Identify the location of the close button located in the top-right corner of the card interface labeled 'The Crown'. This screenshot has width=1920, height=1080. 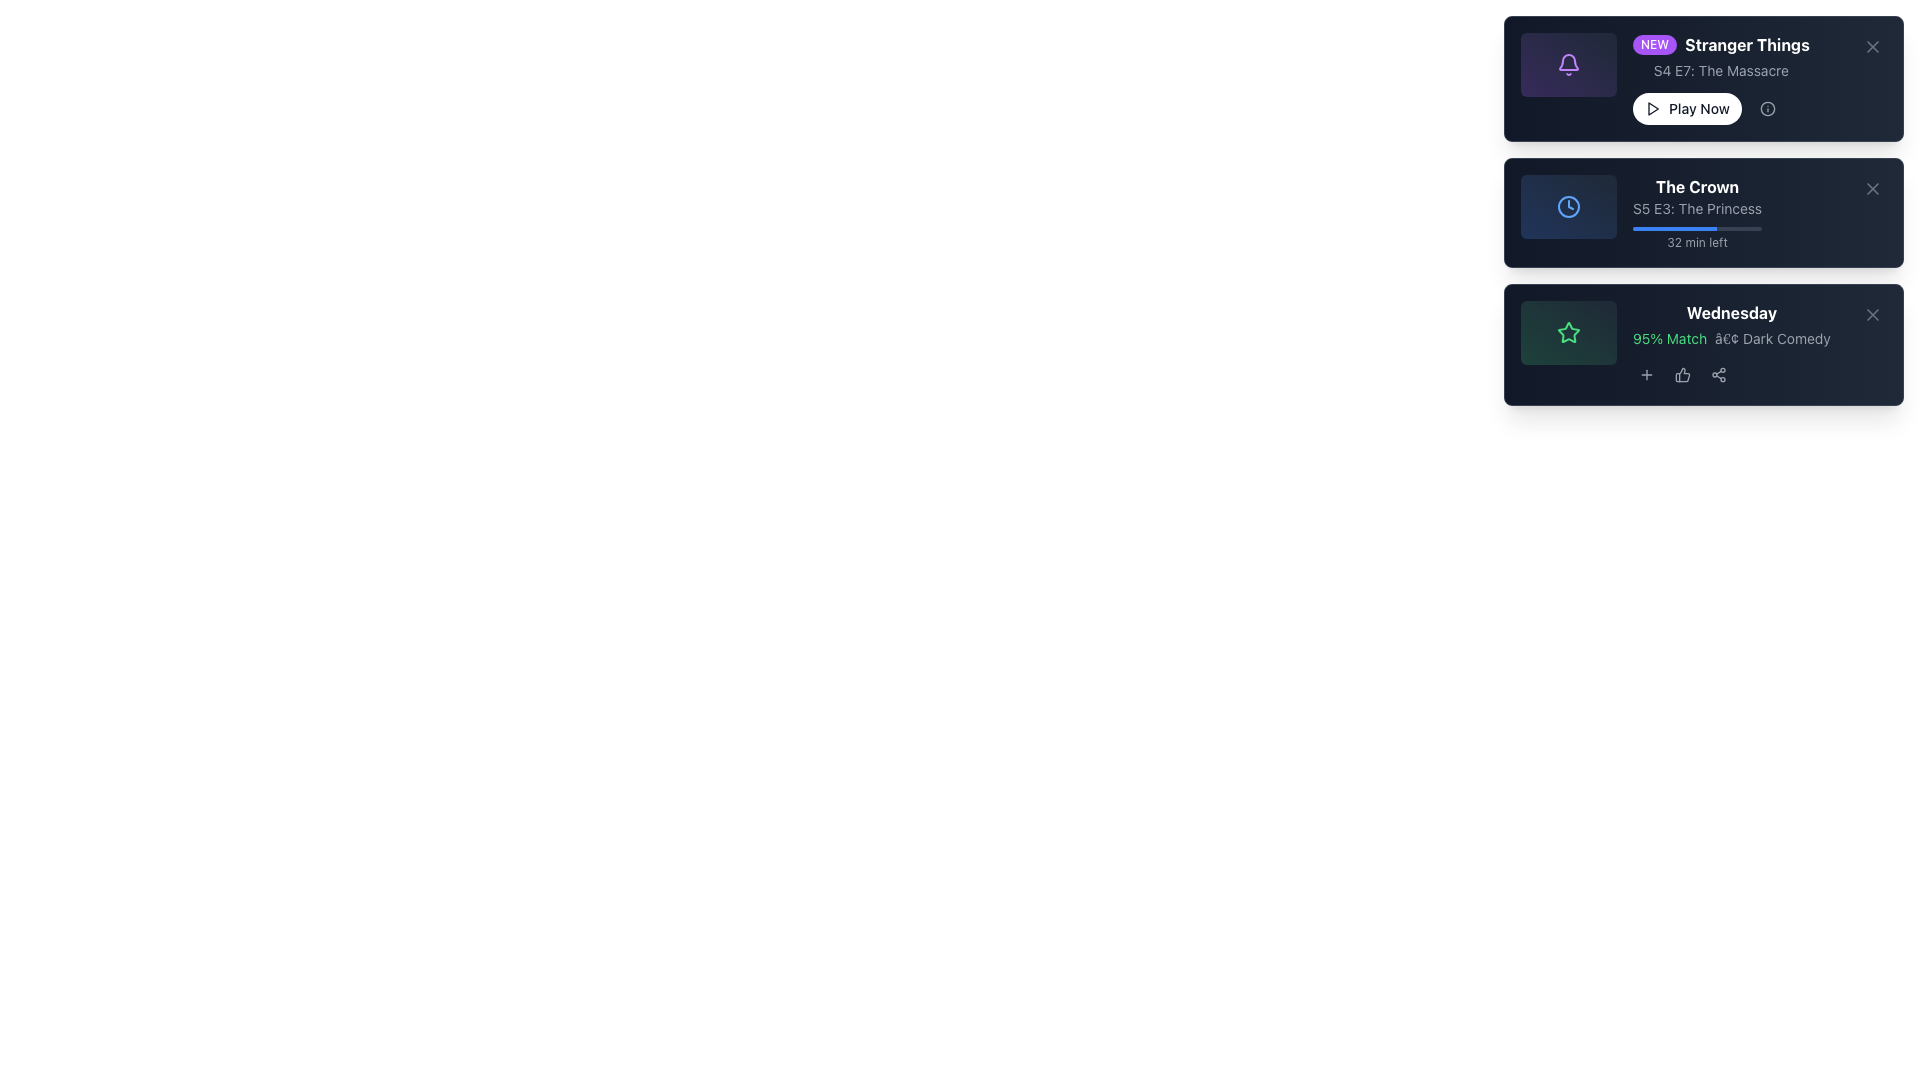
(1871, 189).